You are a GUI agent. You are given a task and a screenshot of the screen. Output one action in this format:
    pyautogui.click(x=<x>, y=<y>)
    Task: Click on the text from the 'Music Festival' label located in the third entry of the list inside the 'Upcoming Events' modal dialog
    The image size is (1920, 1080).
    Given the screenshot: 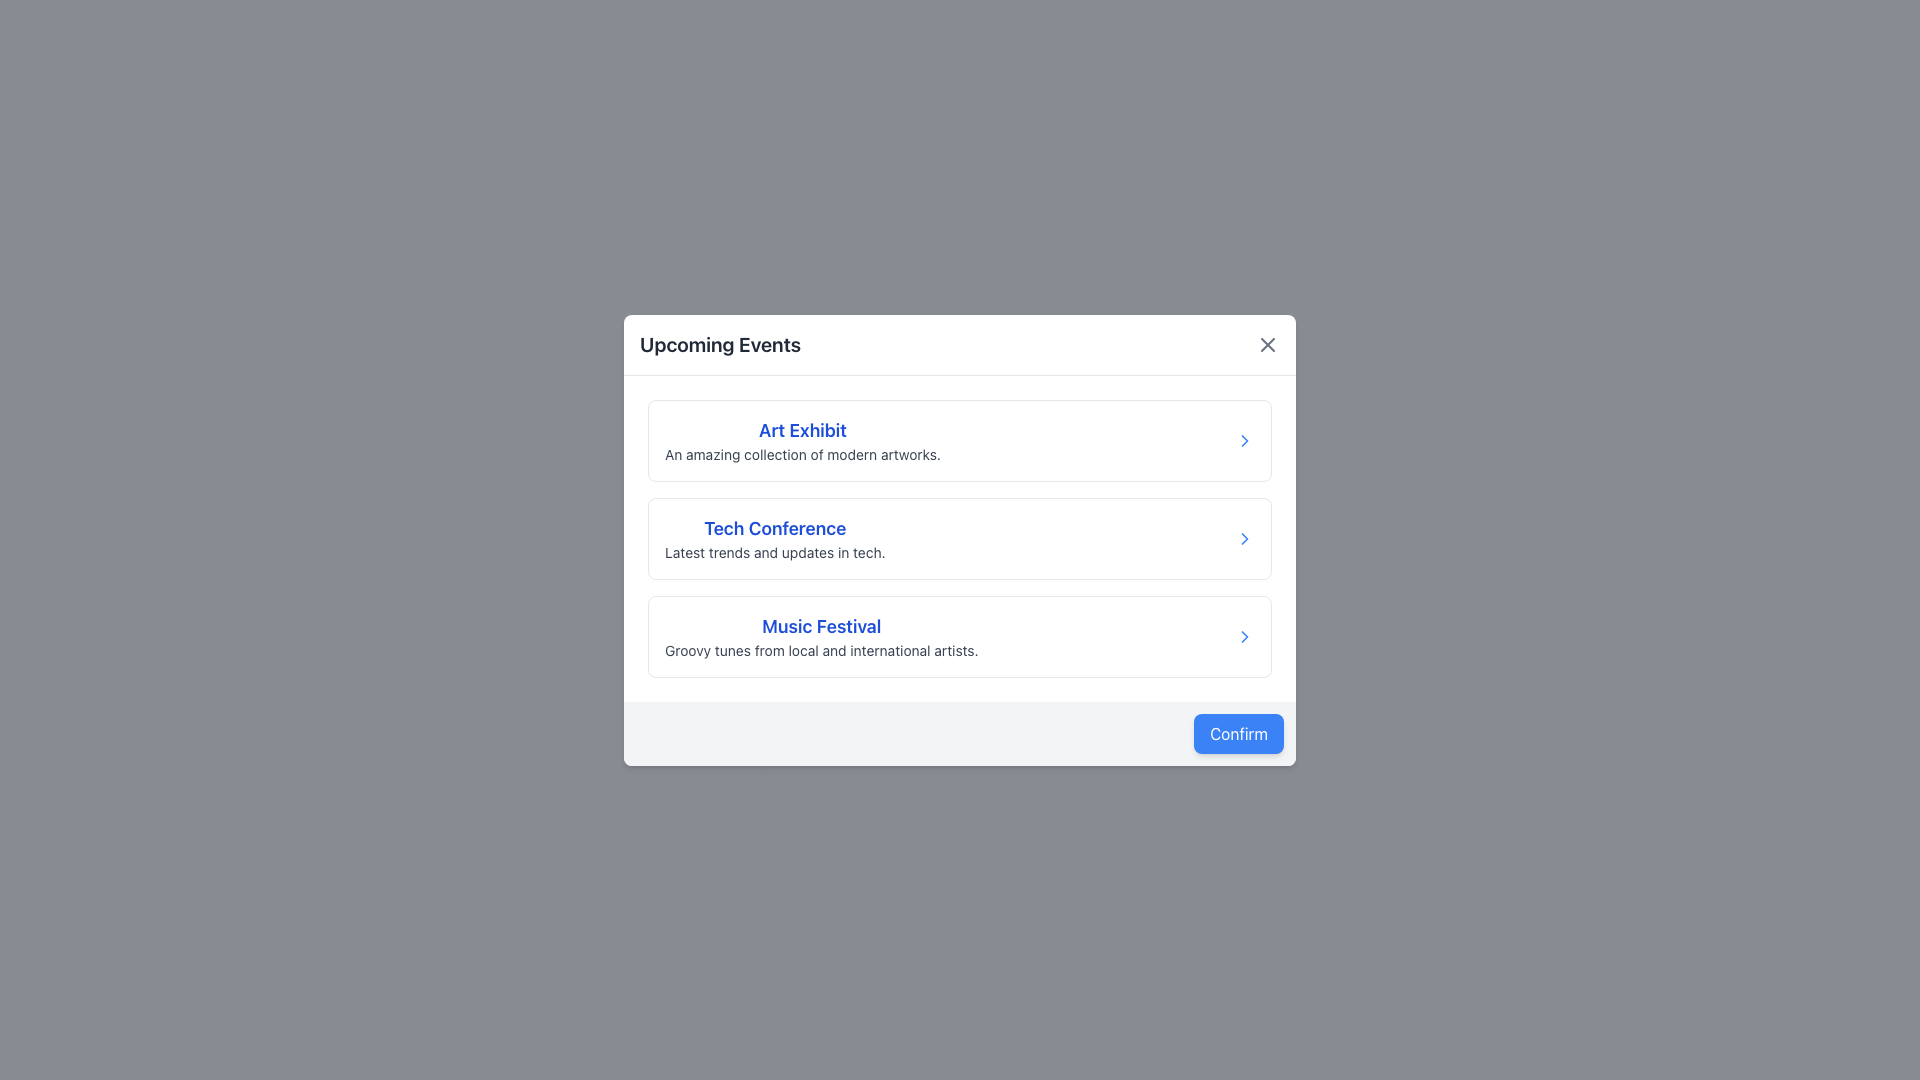 What is the action you would take?
    pyautogui.click(x=821, y=625)
    